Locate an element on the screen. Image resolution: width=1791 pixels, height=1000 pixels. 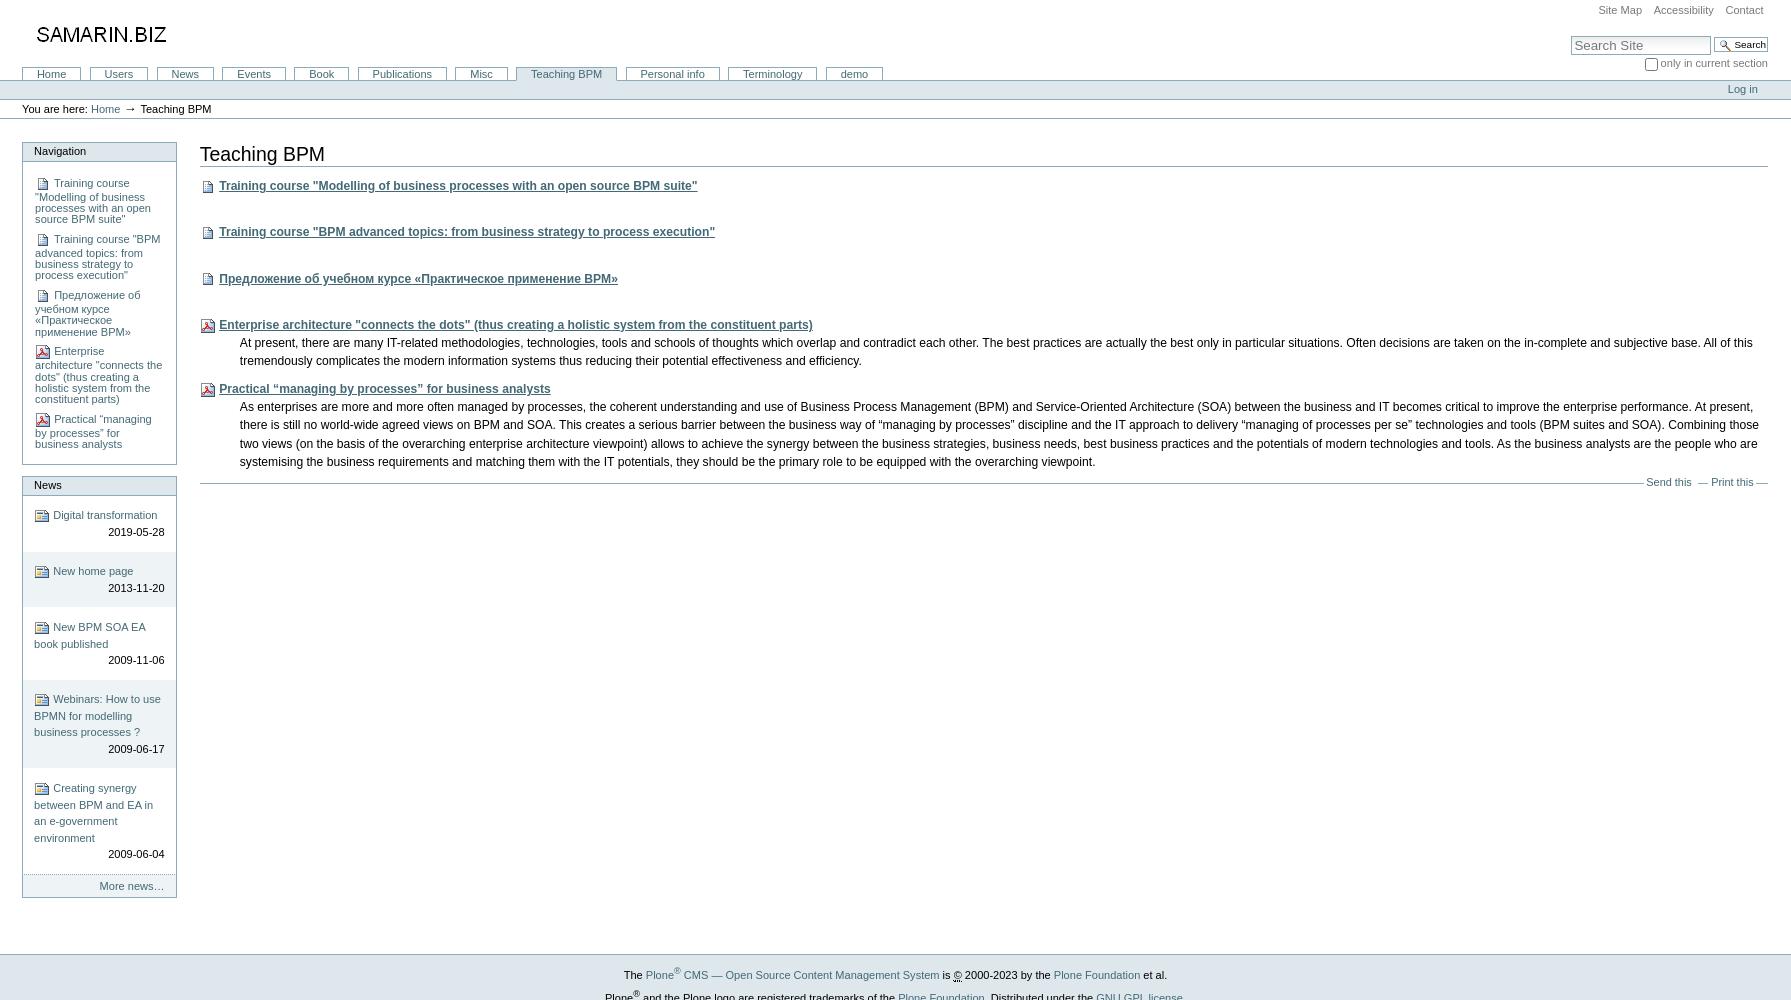
'Log in' is located at coordinates (1740, 88).